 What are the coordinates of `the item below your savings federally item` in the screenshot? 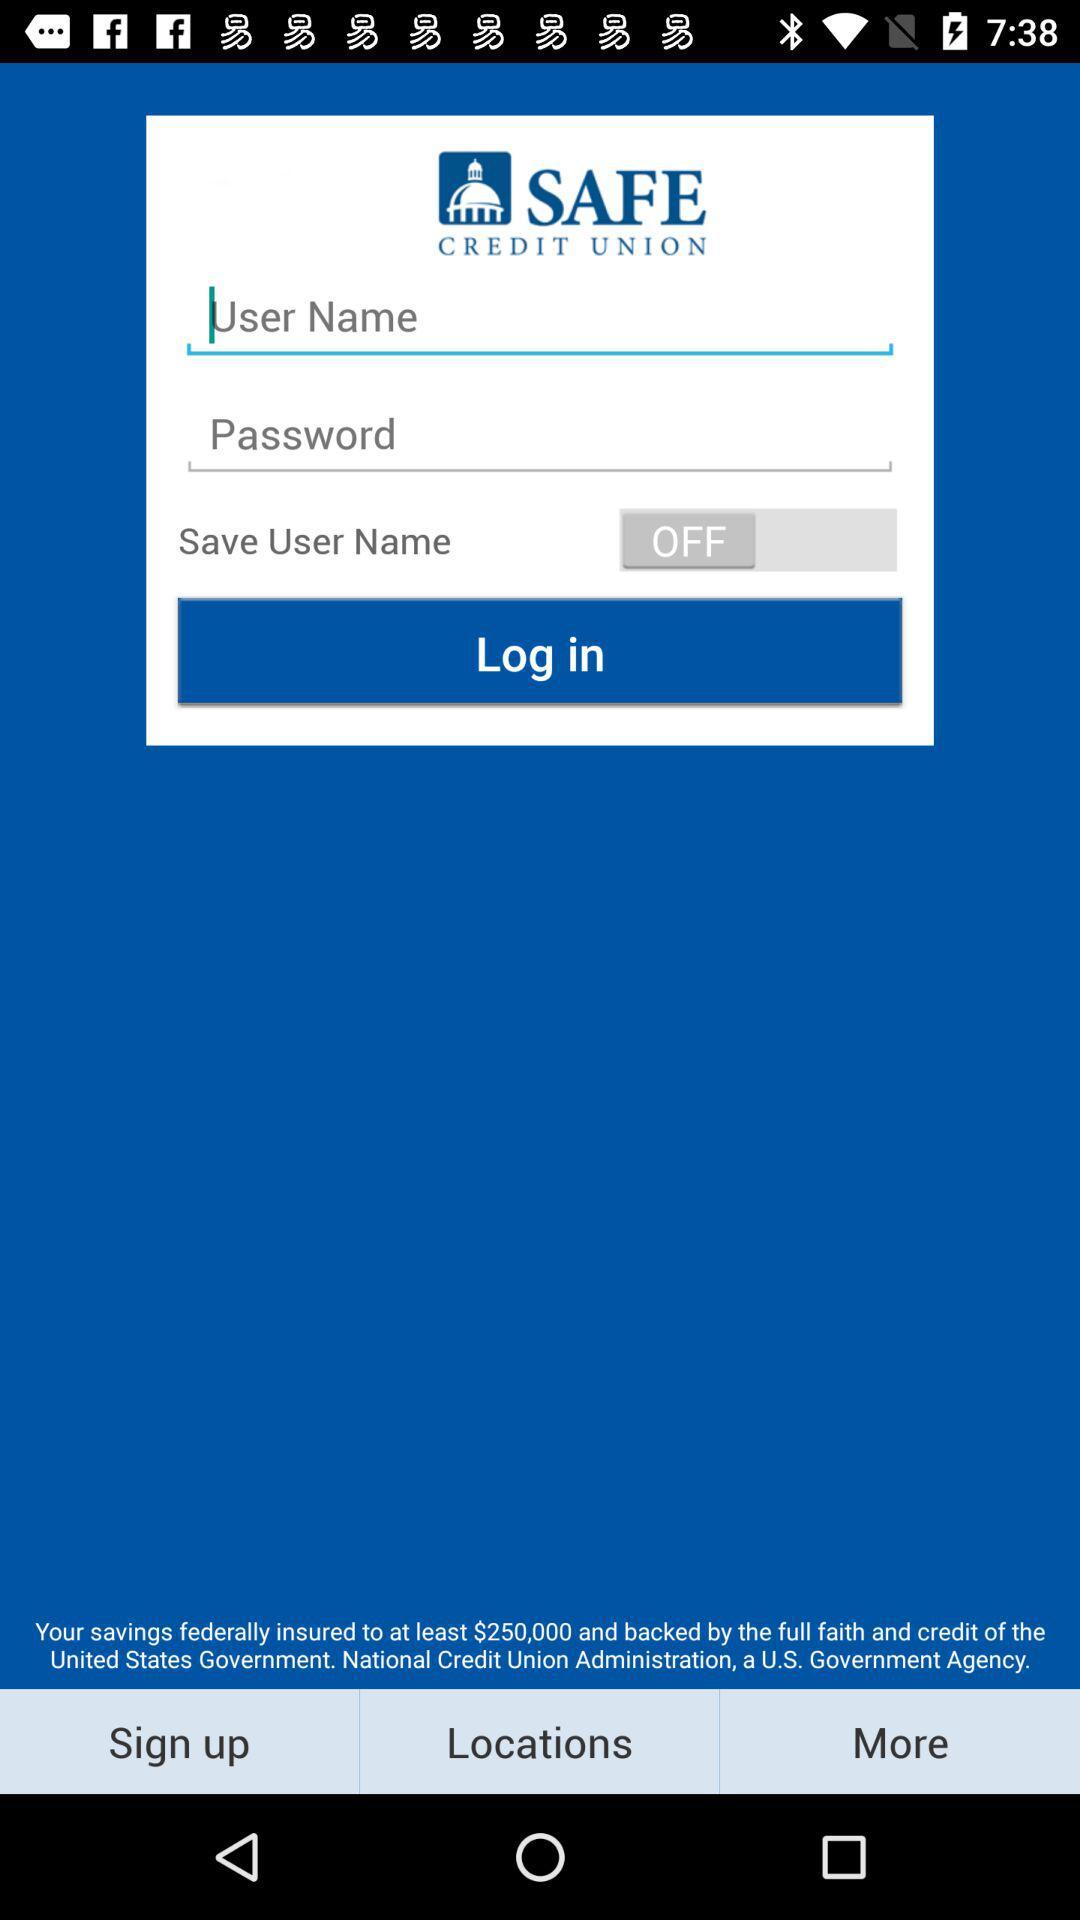 It's located at (898, 1740).